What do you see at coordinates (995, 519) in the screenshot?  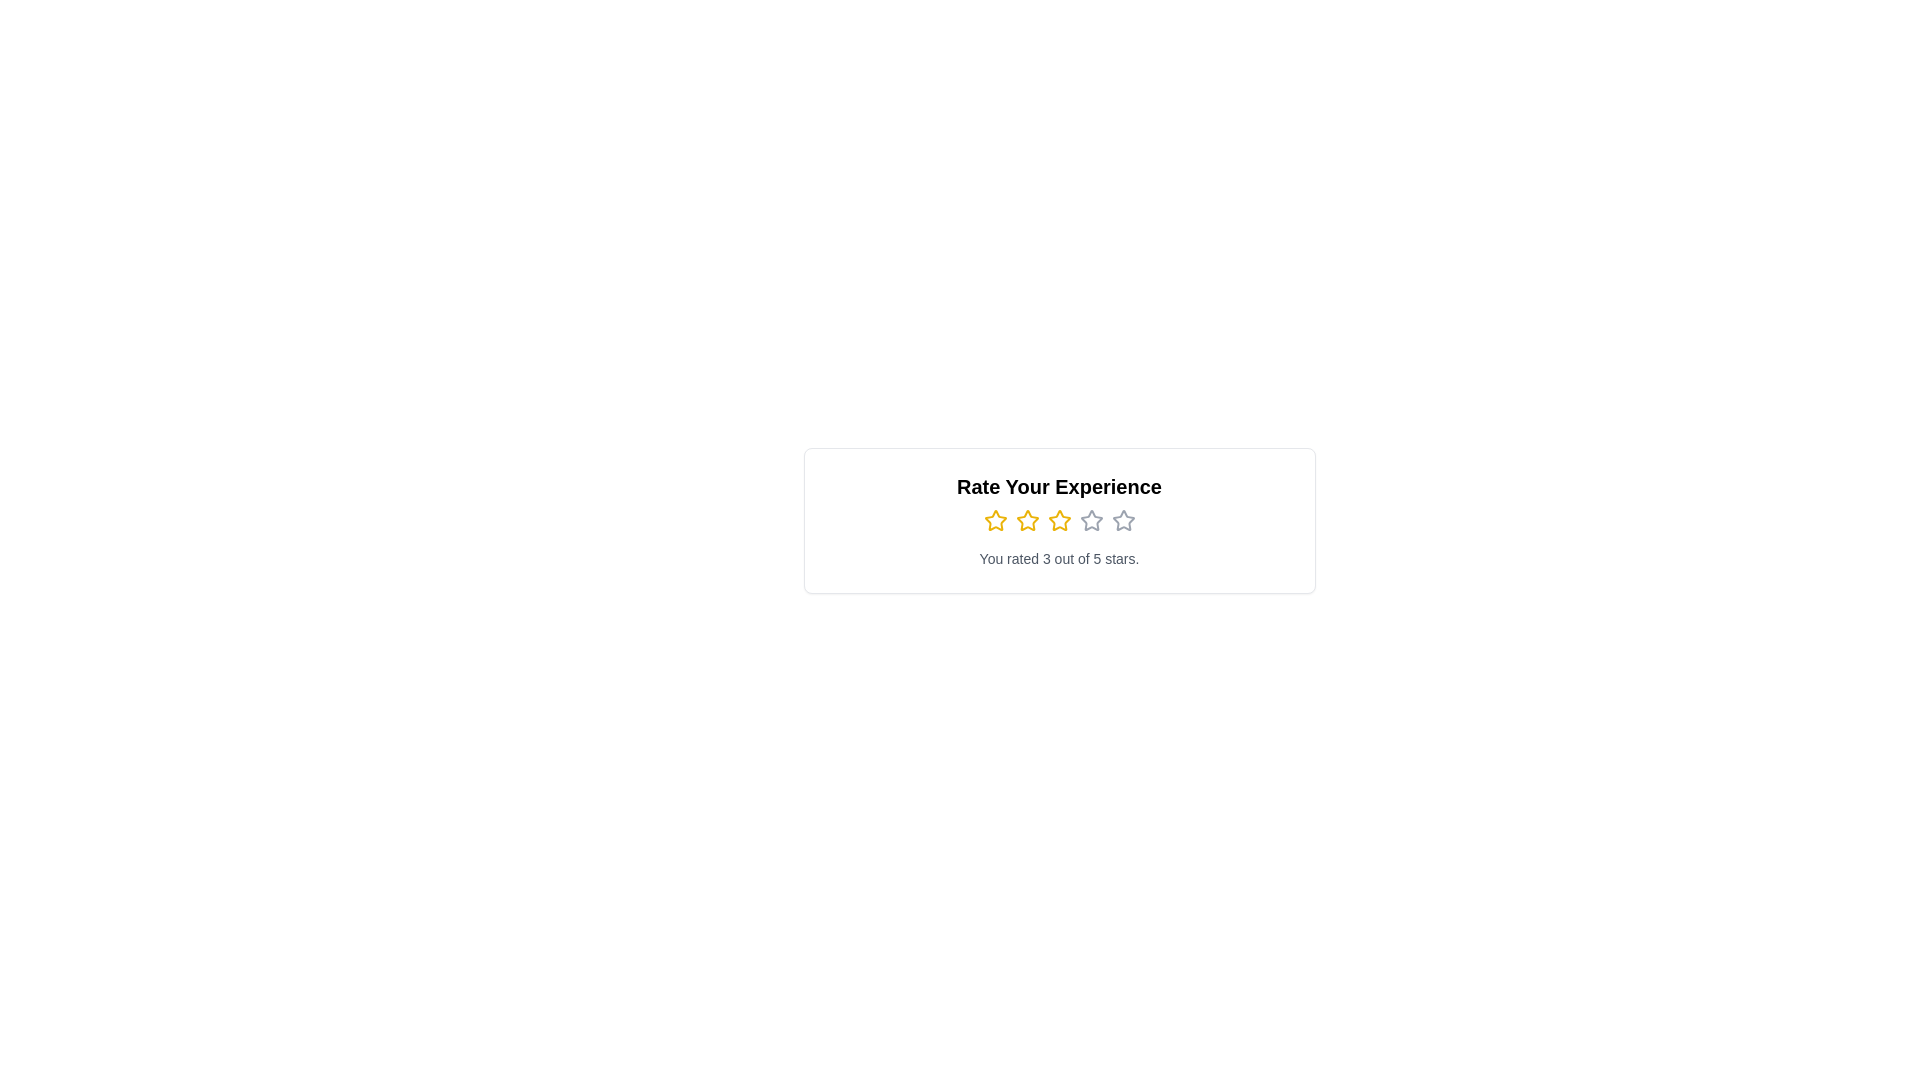 I see `the second yellow star icon used for rating, located below the 'Rate Your Experience' text` at bounding box center [995, 519].